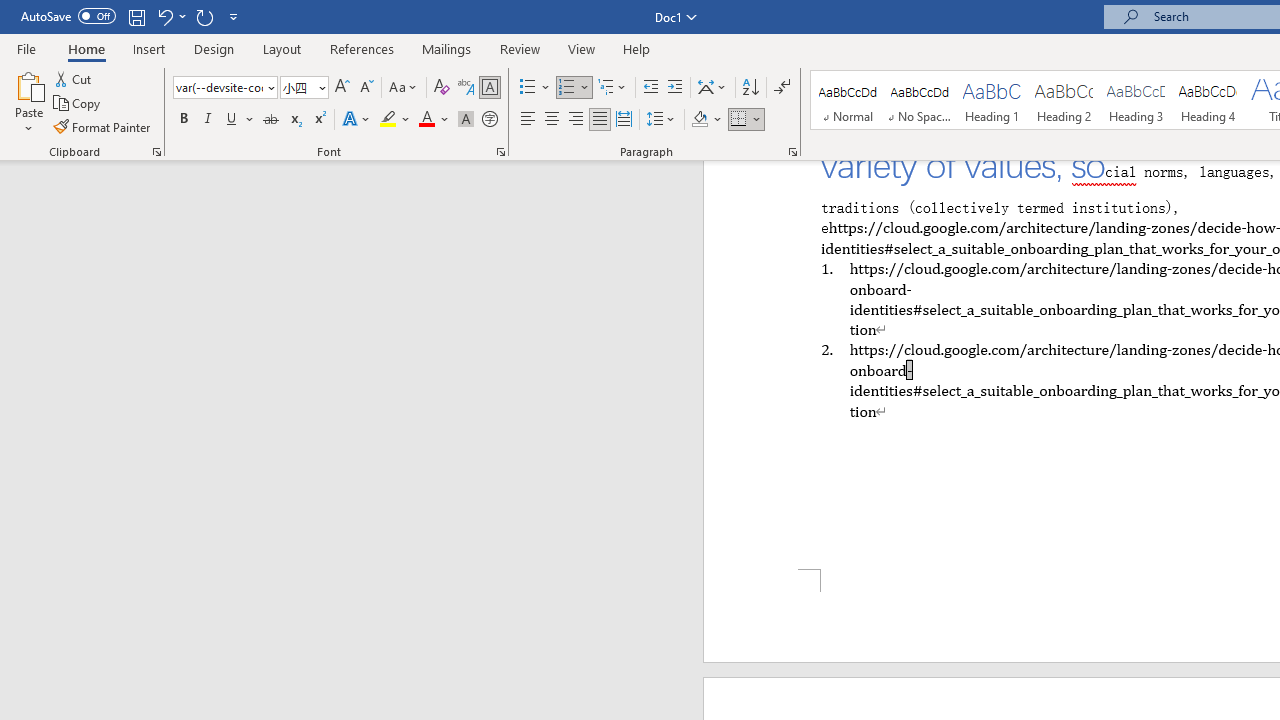 This screenshot has height=720, width=1280. What do you see at coordinates (501, 150) in the screenshot?
I see `'Font...'` at bounding box center [501, 150].